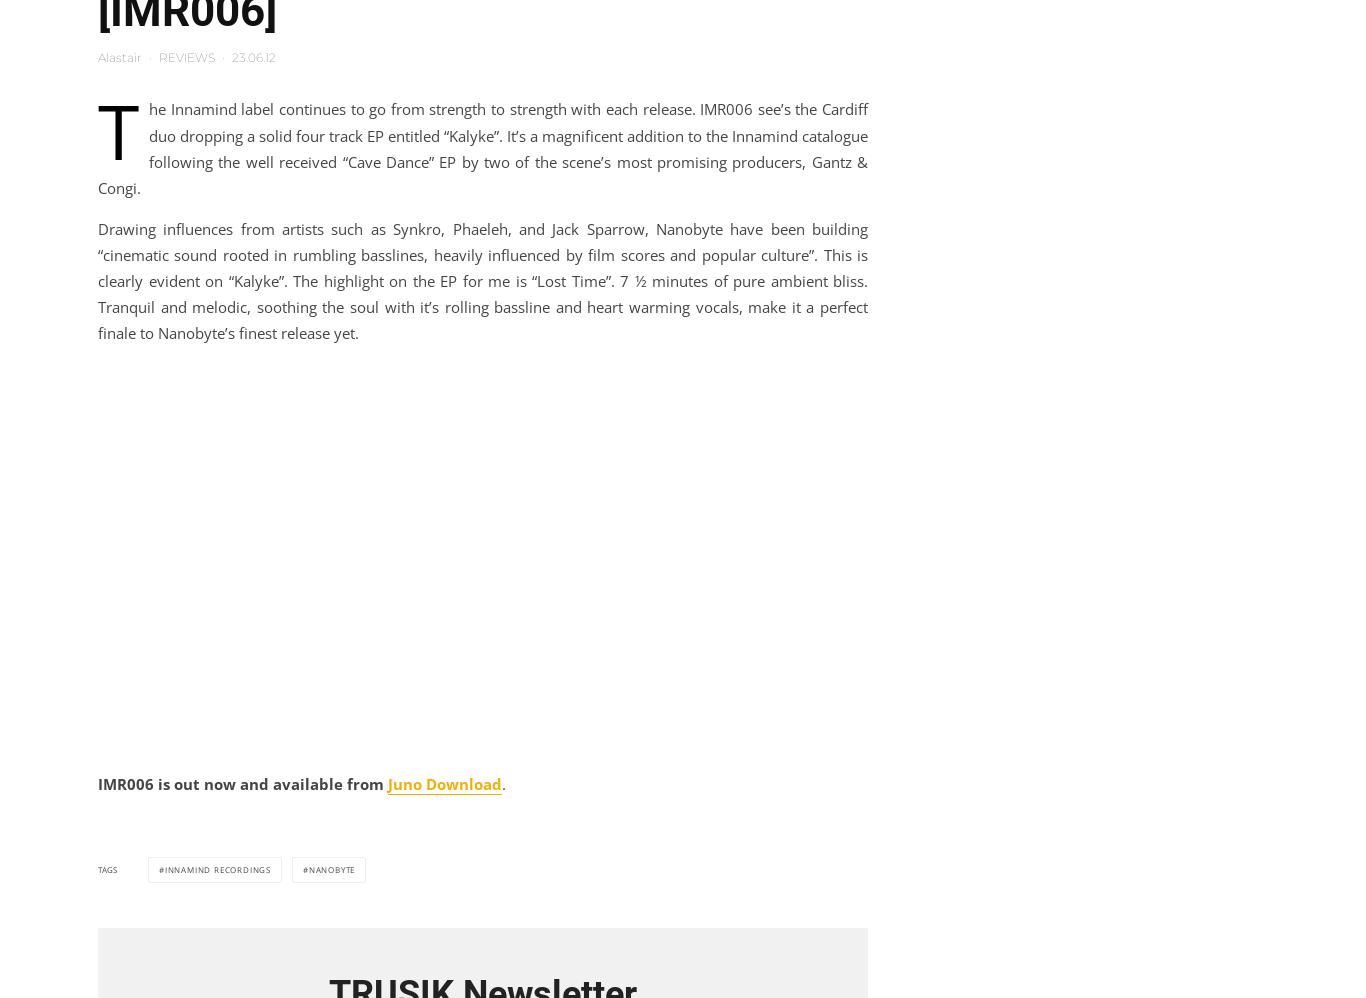 The image size is (1366, 998). What do you see at coordinates (118, 55) in the screenshot?
I see `'Alastair'` at bounding box center [118, 55].